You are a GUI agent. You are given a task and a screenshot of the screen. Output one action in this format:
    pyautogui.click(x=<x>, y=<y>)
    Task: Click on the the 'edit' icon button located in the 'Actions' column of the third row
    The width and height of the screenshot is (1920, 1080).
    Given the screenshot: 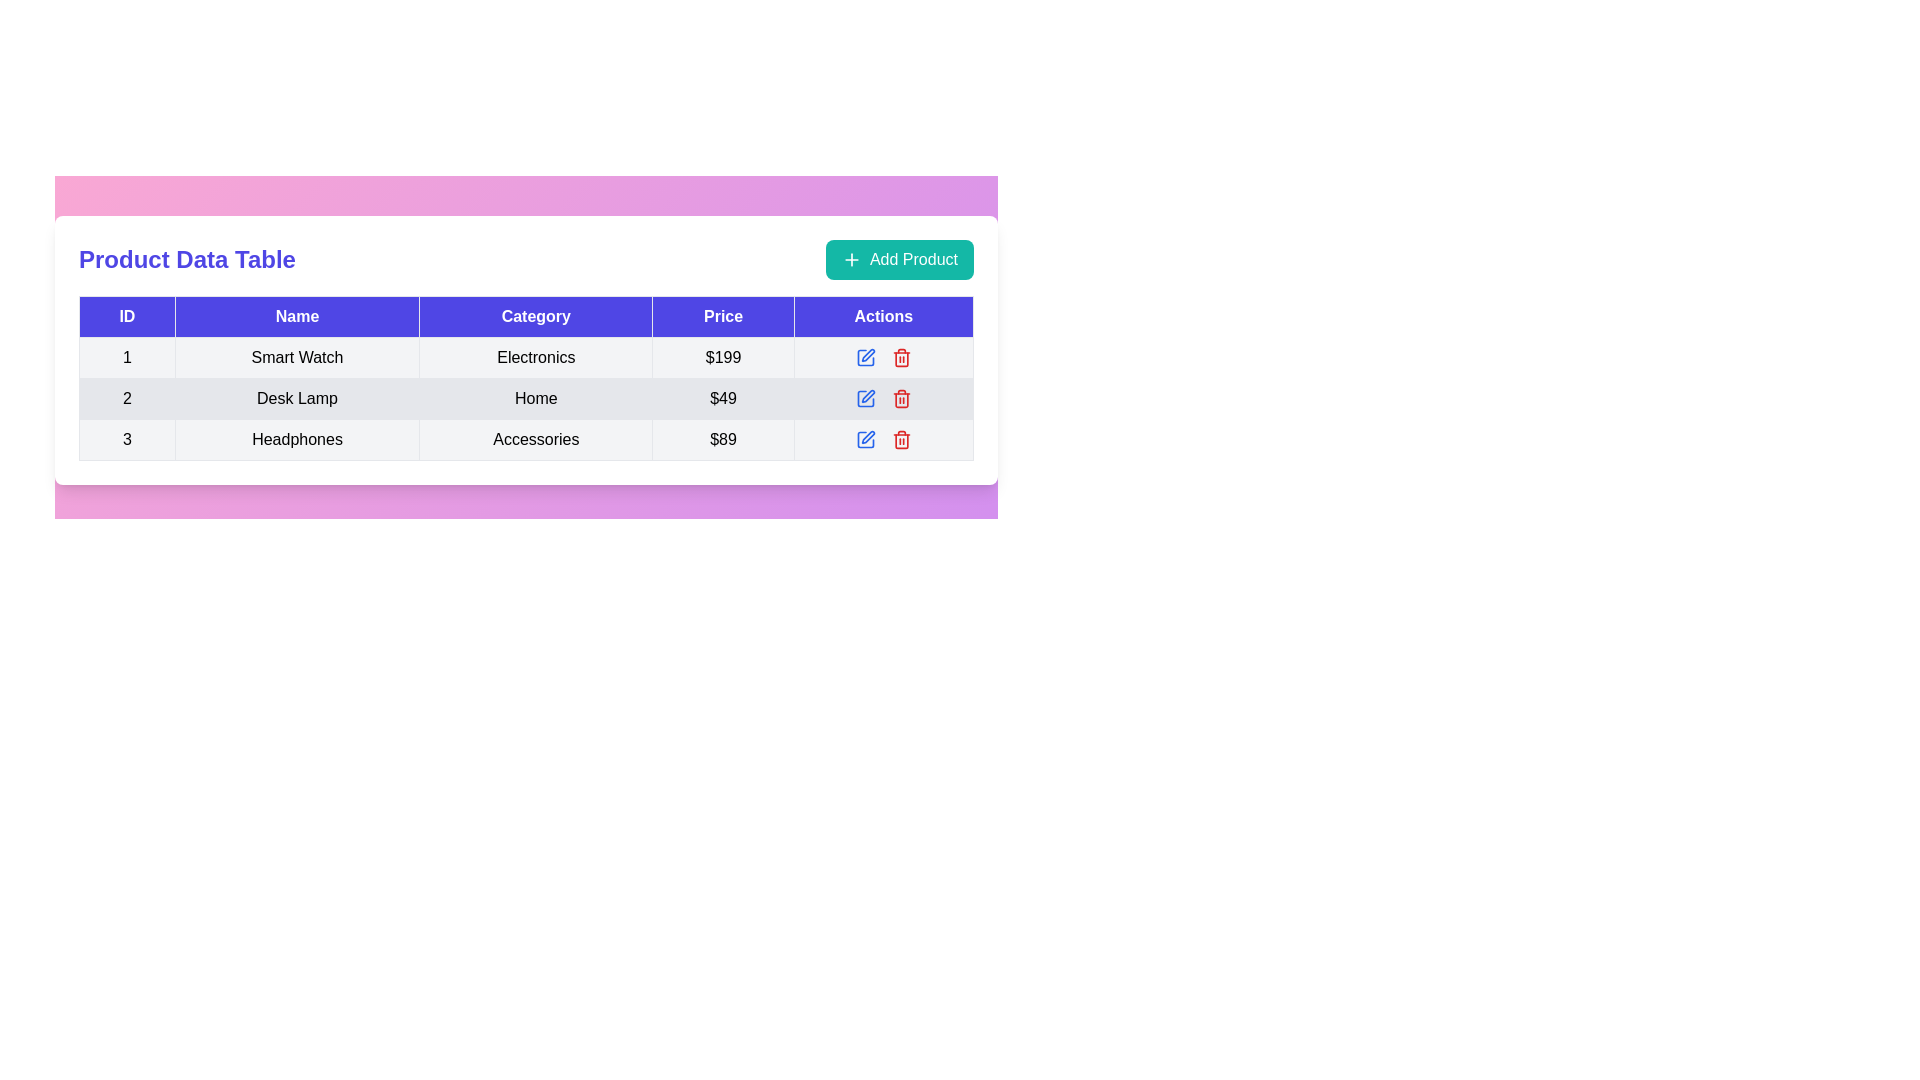 What is the action you would take?
    pyautogui.click(x=868, y=435)
    